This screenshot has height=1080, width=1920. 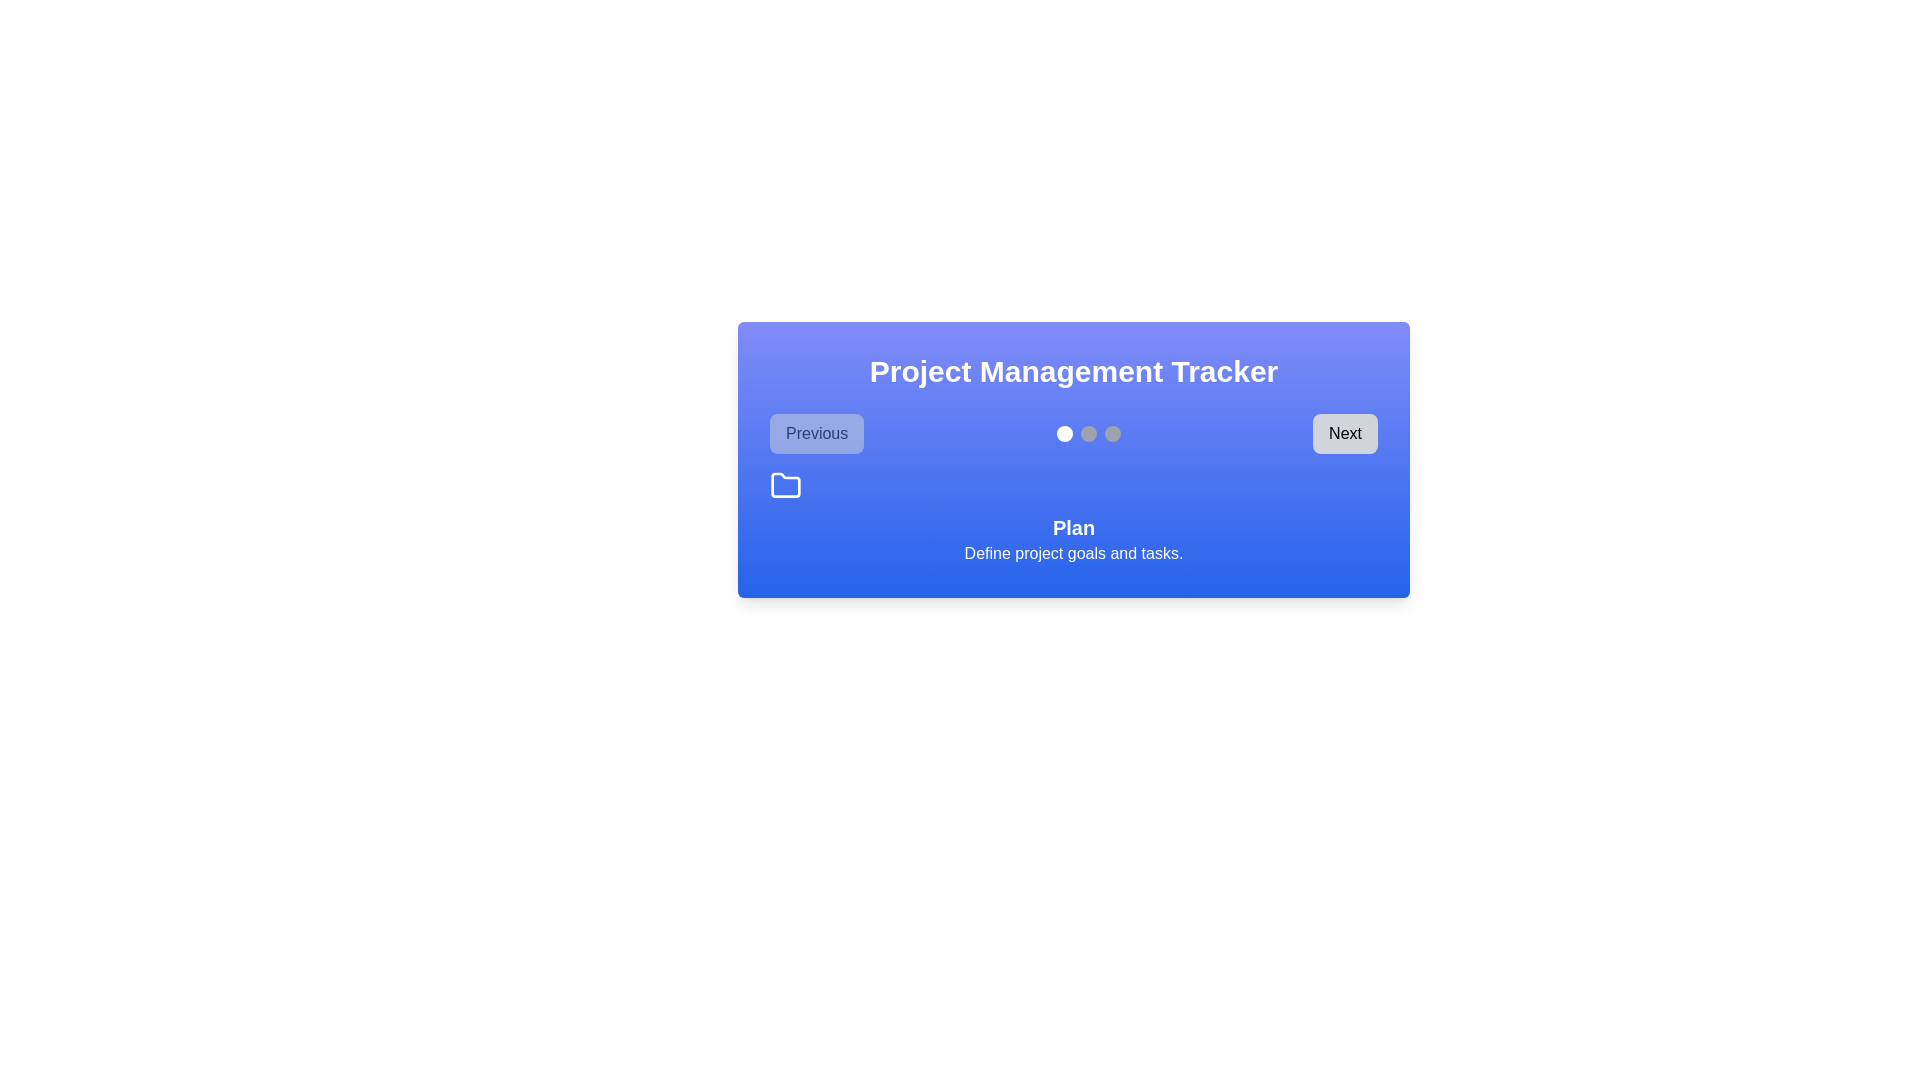 I want to click on the 'Next' button to navigate to the next step, so click(x=1344, y=433).